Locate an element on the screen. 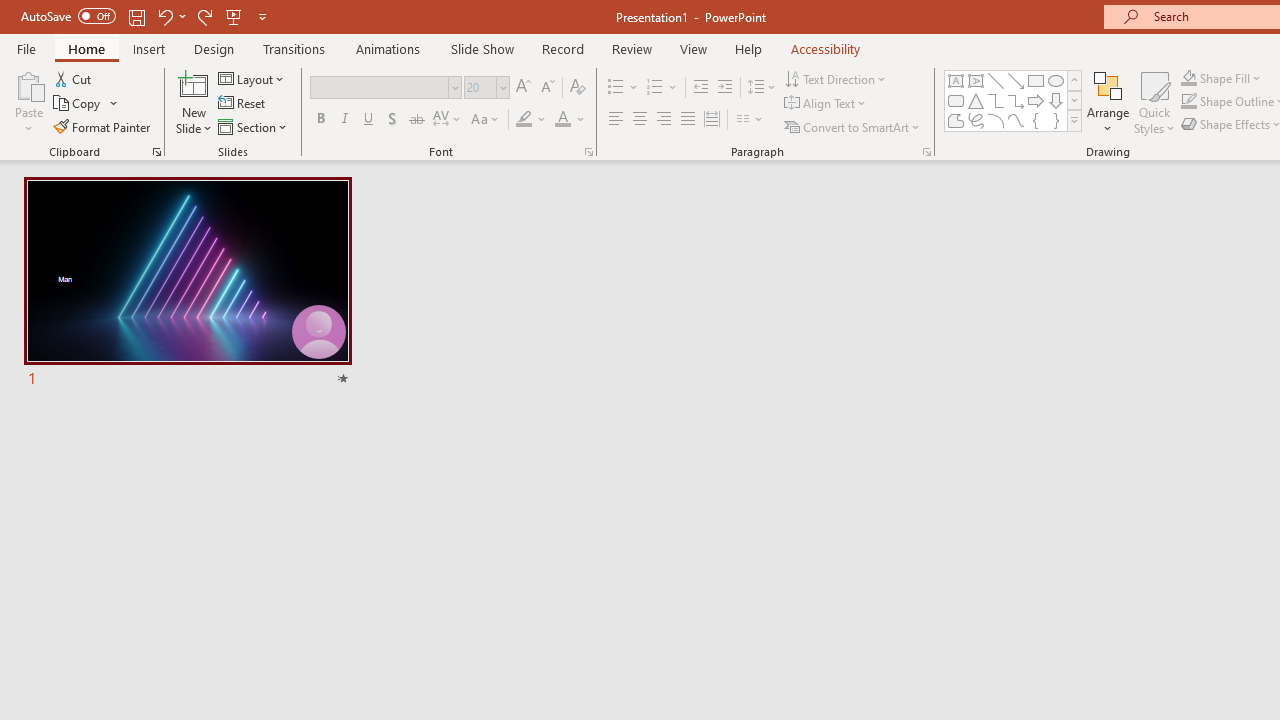  'Italic' is located at coordinates (344, 119).